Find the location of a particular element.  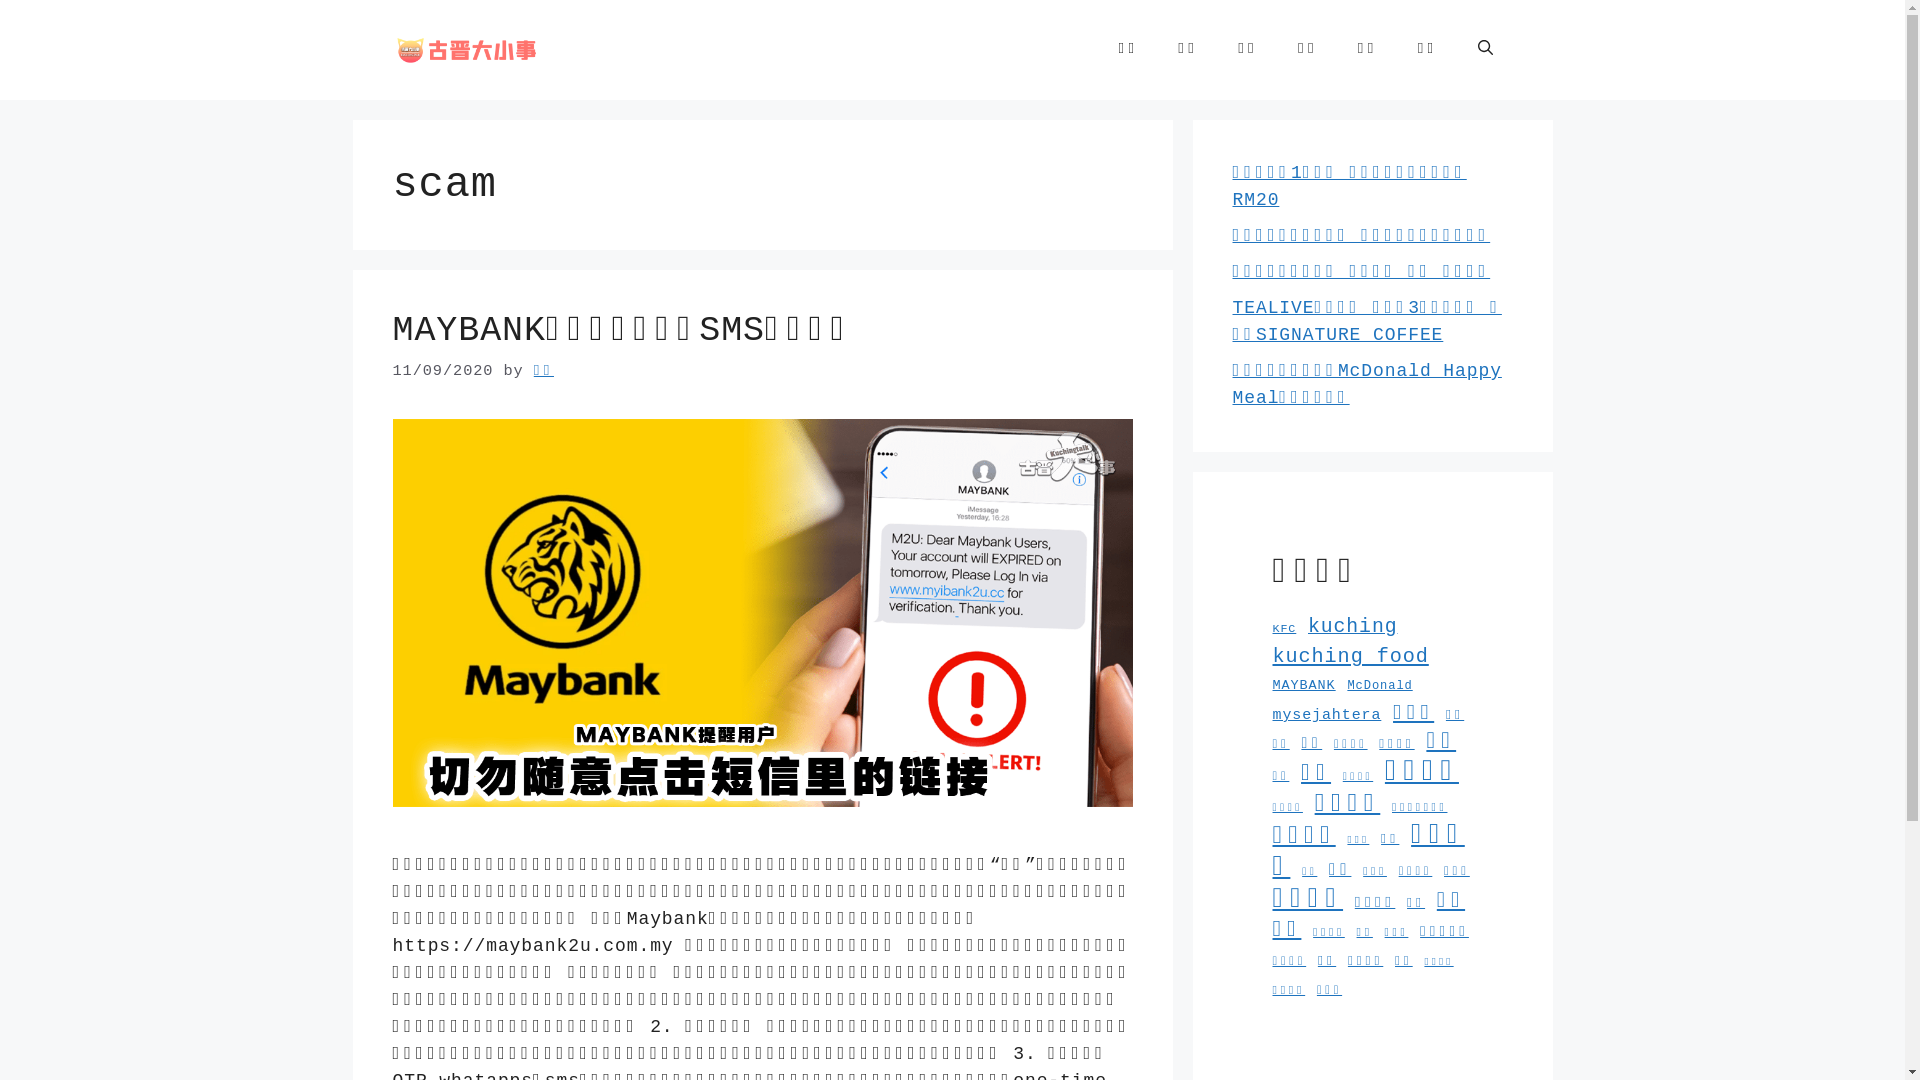

'MAYBANK' is located at coordinates (1303, 684).